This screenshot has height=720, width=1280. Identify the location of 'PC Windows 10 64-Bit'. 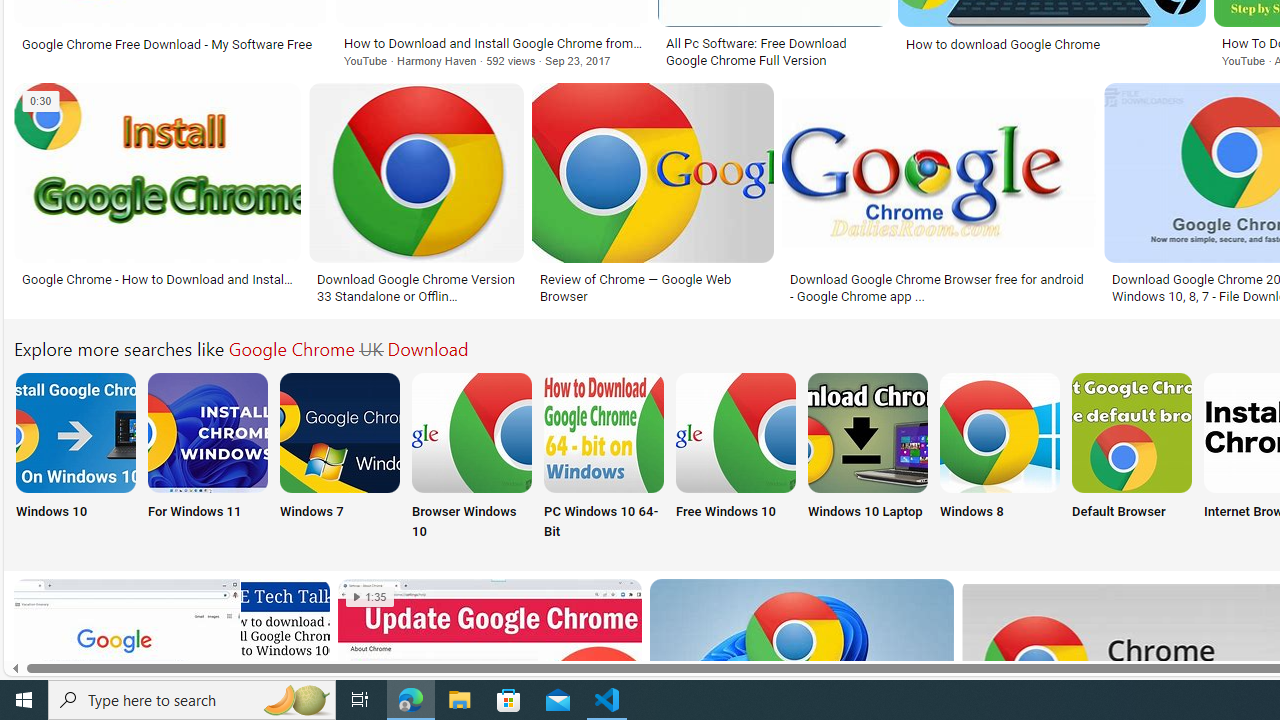
(603, 457).